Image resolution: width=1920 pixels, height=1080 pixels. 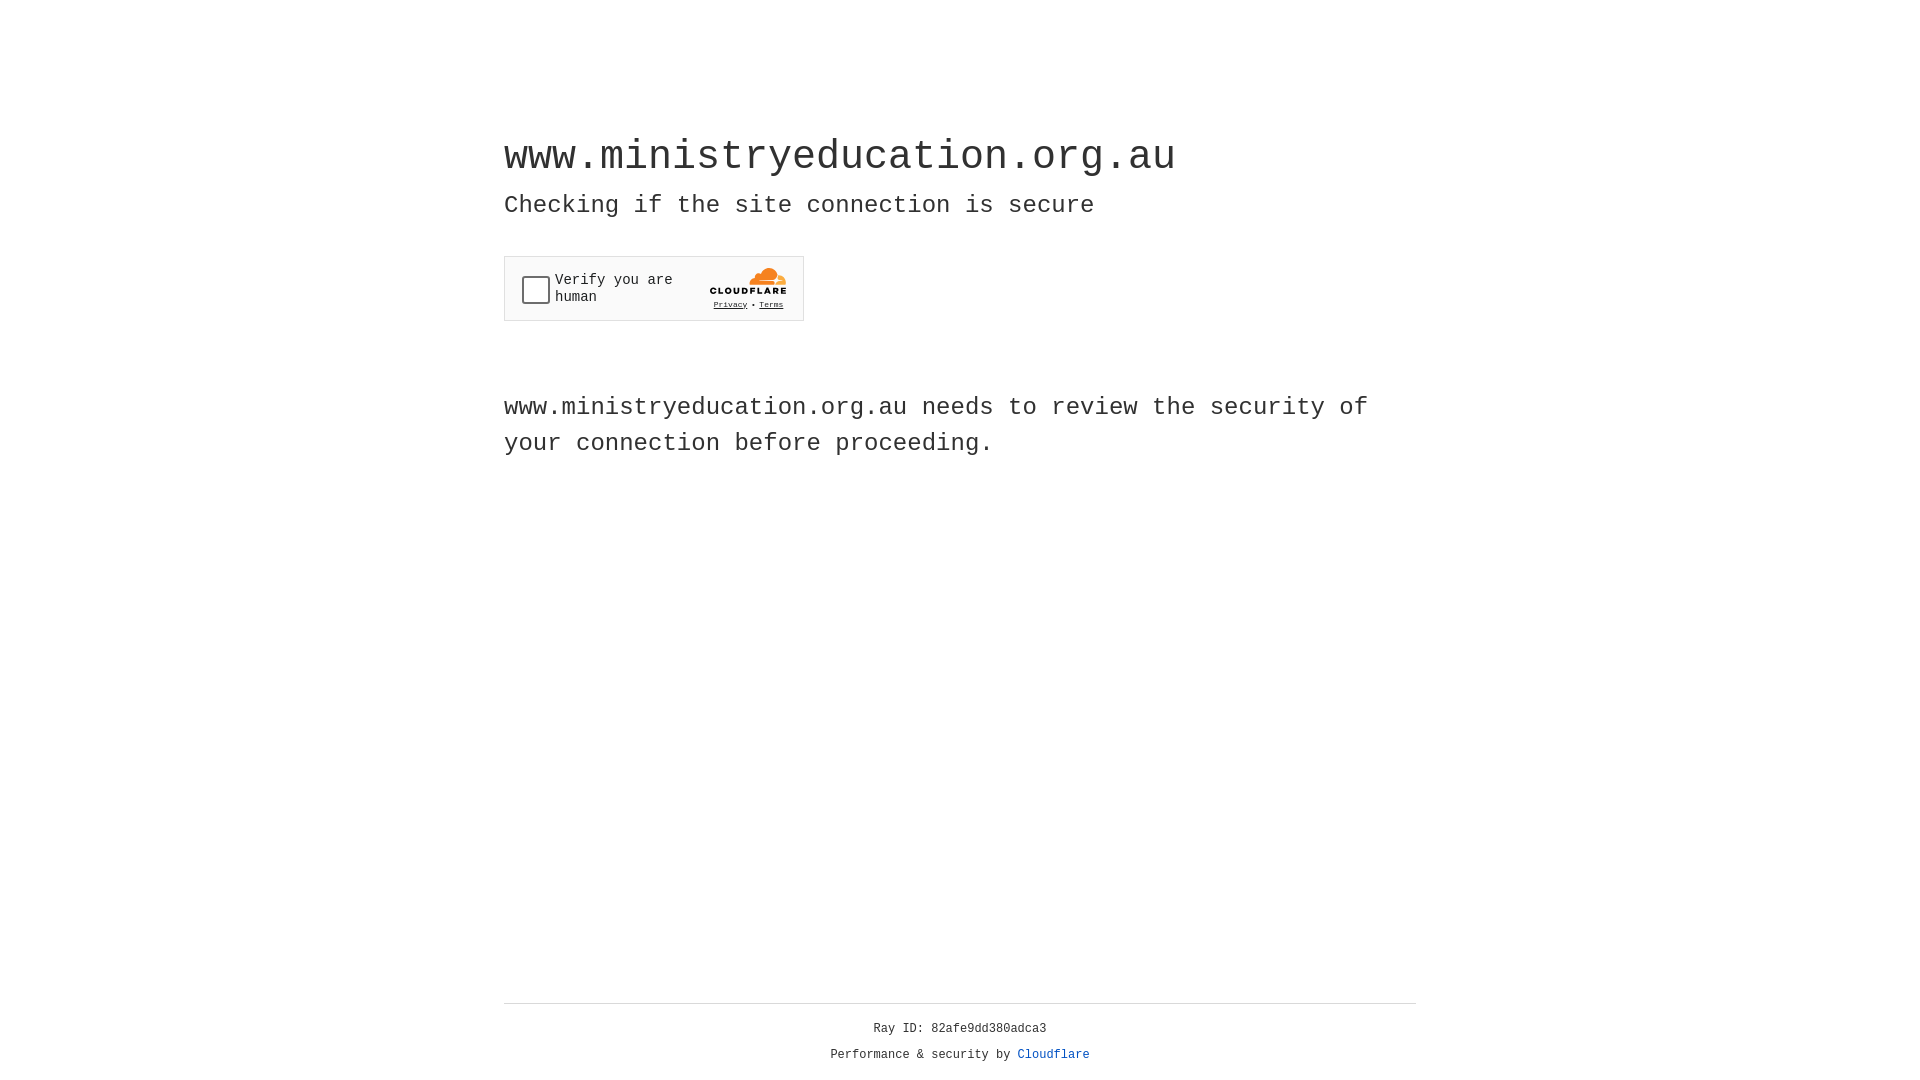 I want to click on 'Widget containing a Cloudflare security challenge', so click(x=653, y=288).